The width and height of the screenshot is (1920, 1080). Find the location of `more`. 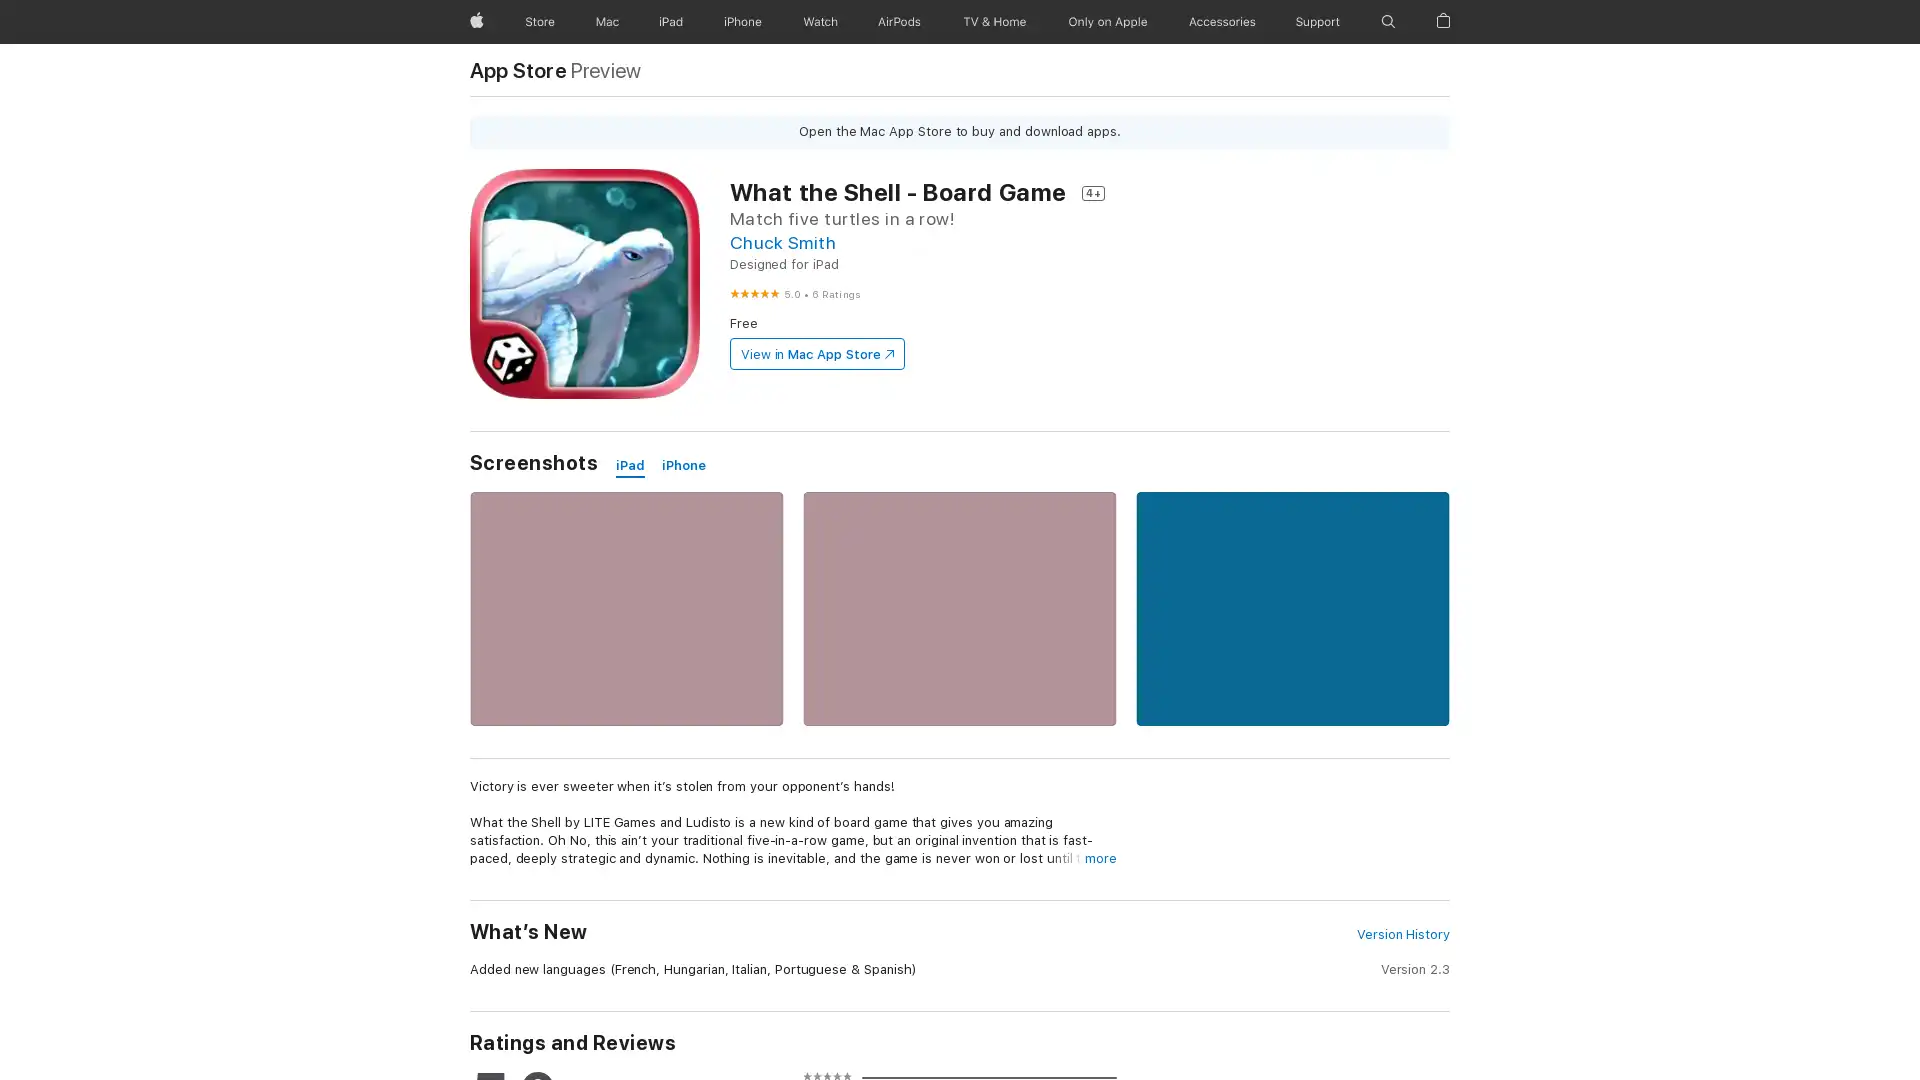

more is located at coordinates (1099, 858).